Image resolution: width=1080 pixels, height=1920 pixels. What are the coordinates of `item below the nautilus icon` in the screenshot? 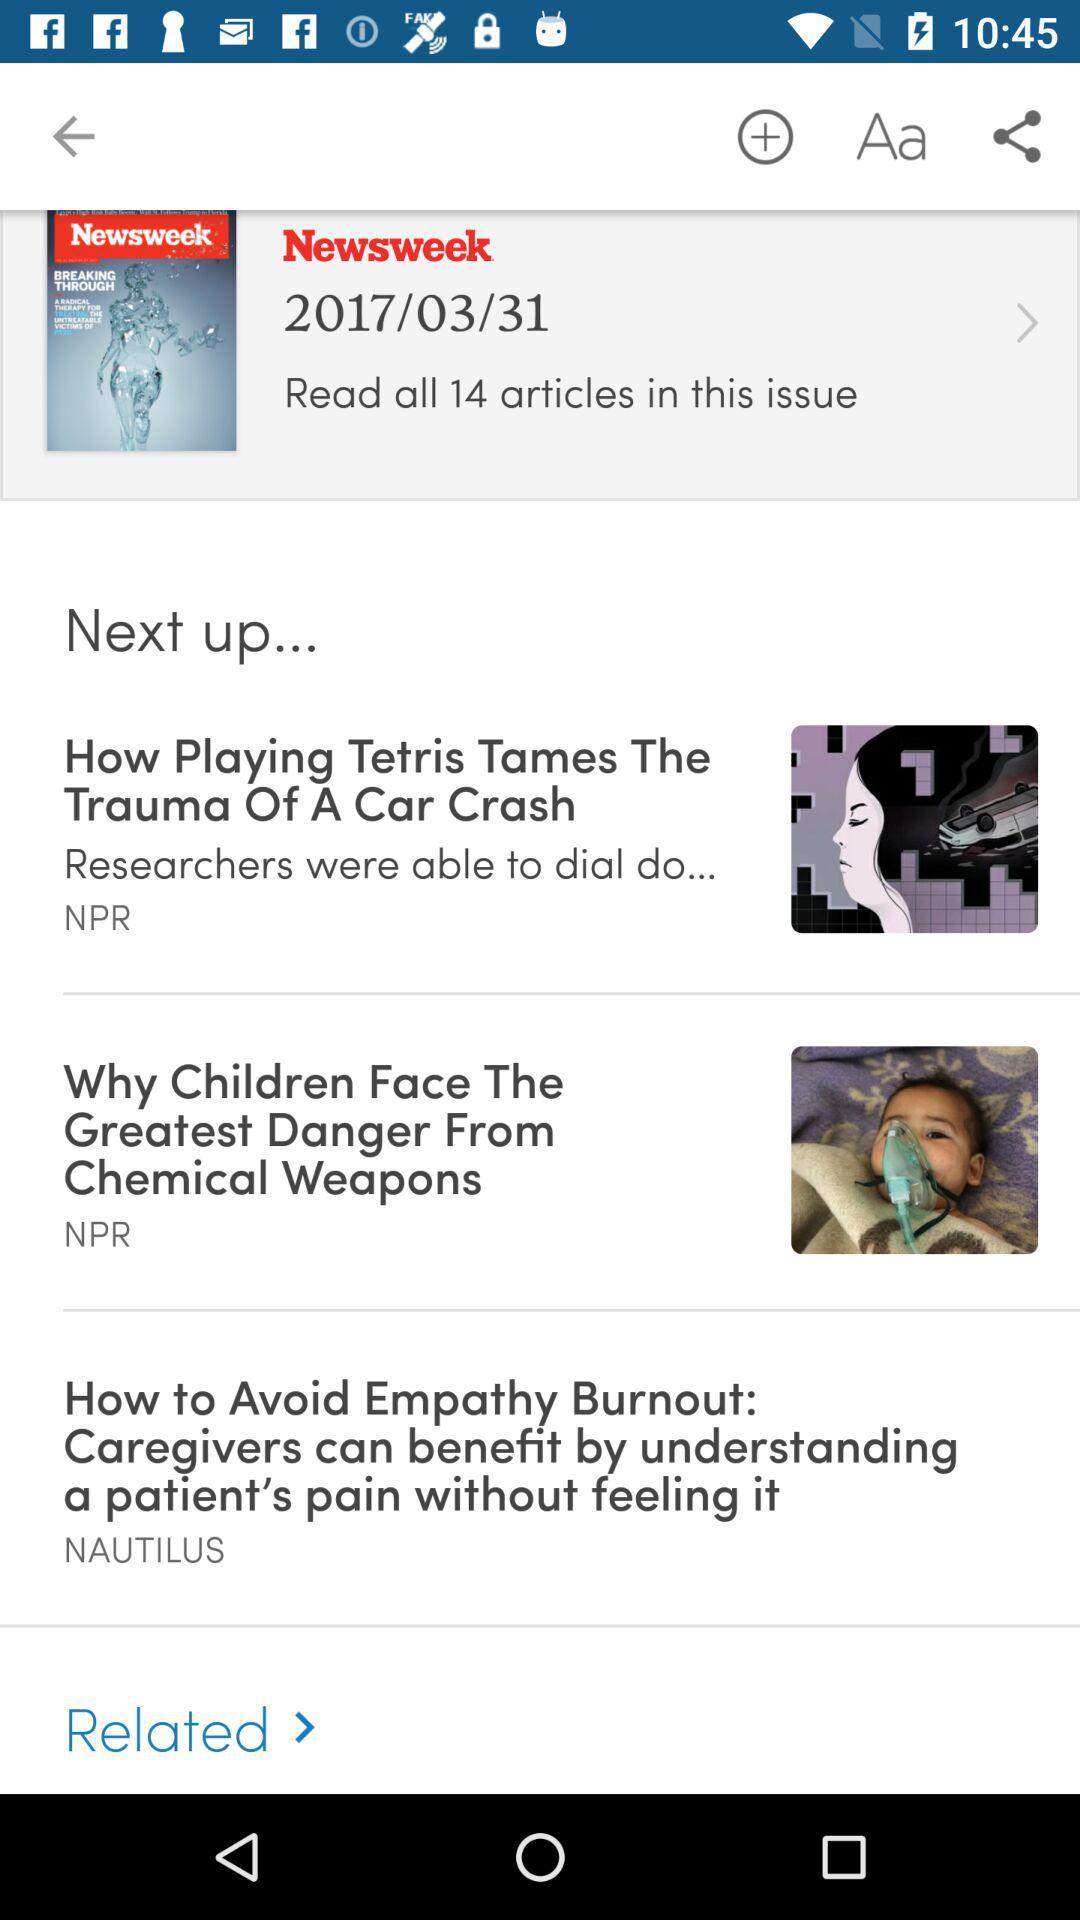 It's located at (198, 1704).